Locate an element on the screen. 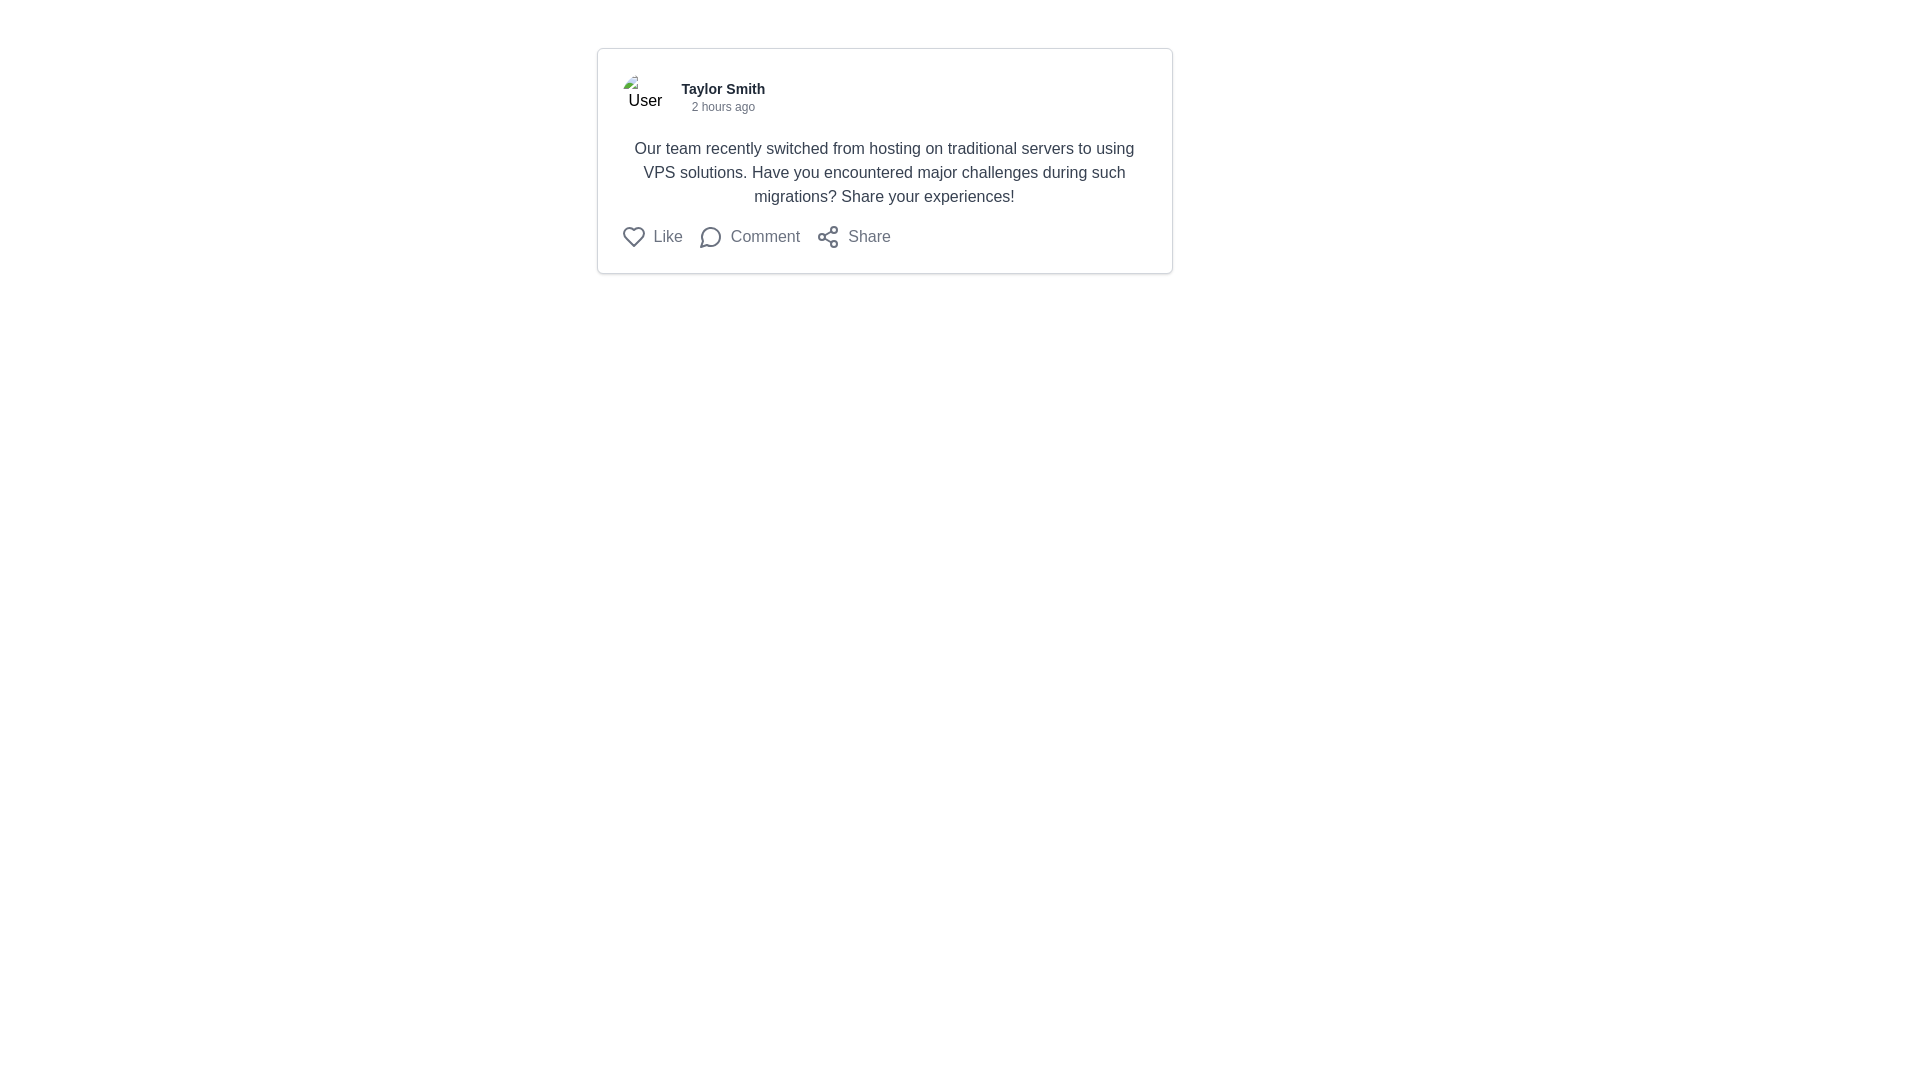 This screenshot has width=1920, height=1080. the outlined heart-shaped icon, which is gray and located to the left of the 'Like' text label in a horizontal row of interactive elements is located at coordinates (632, 235).